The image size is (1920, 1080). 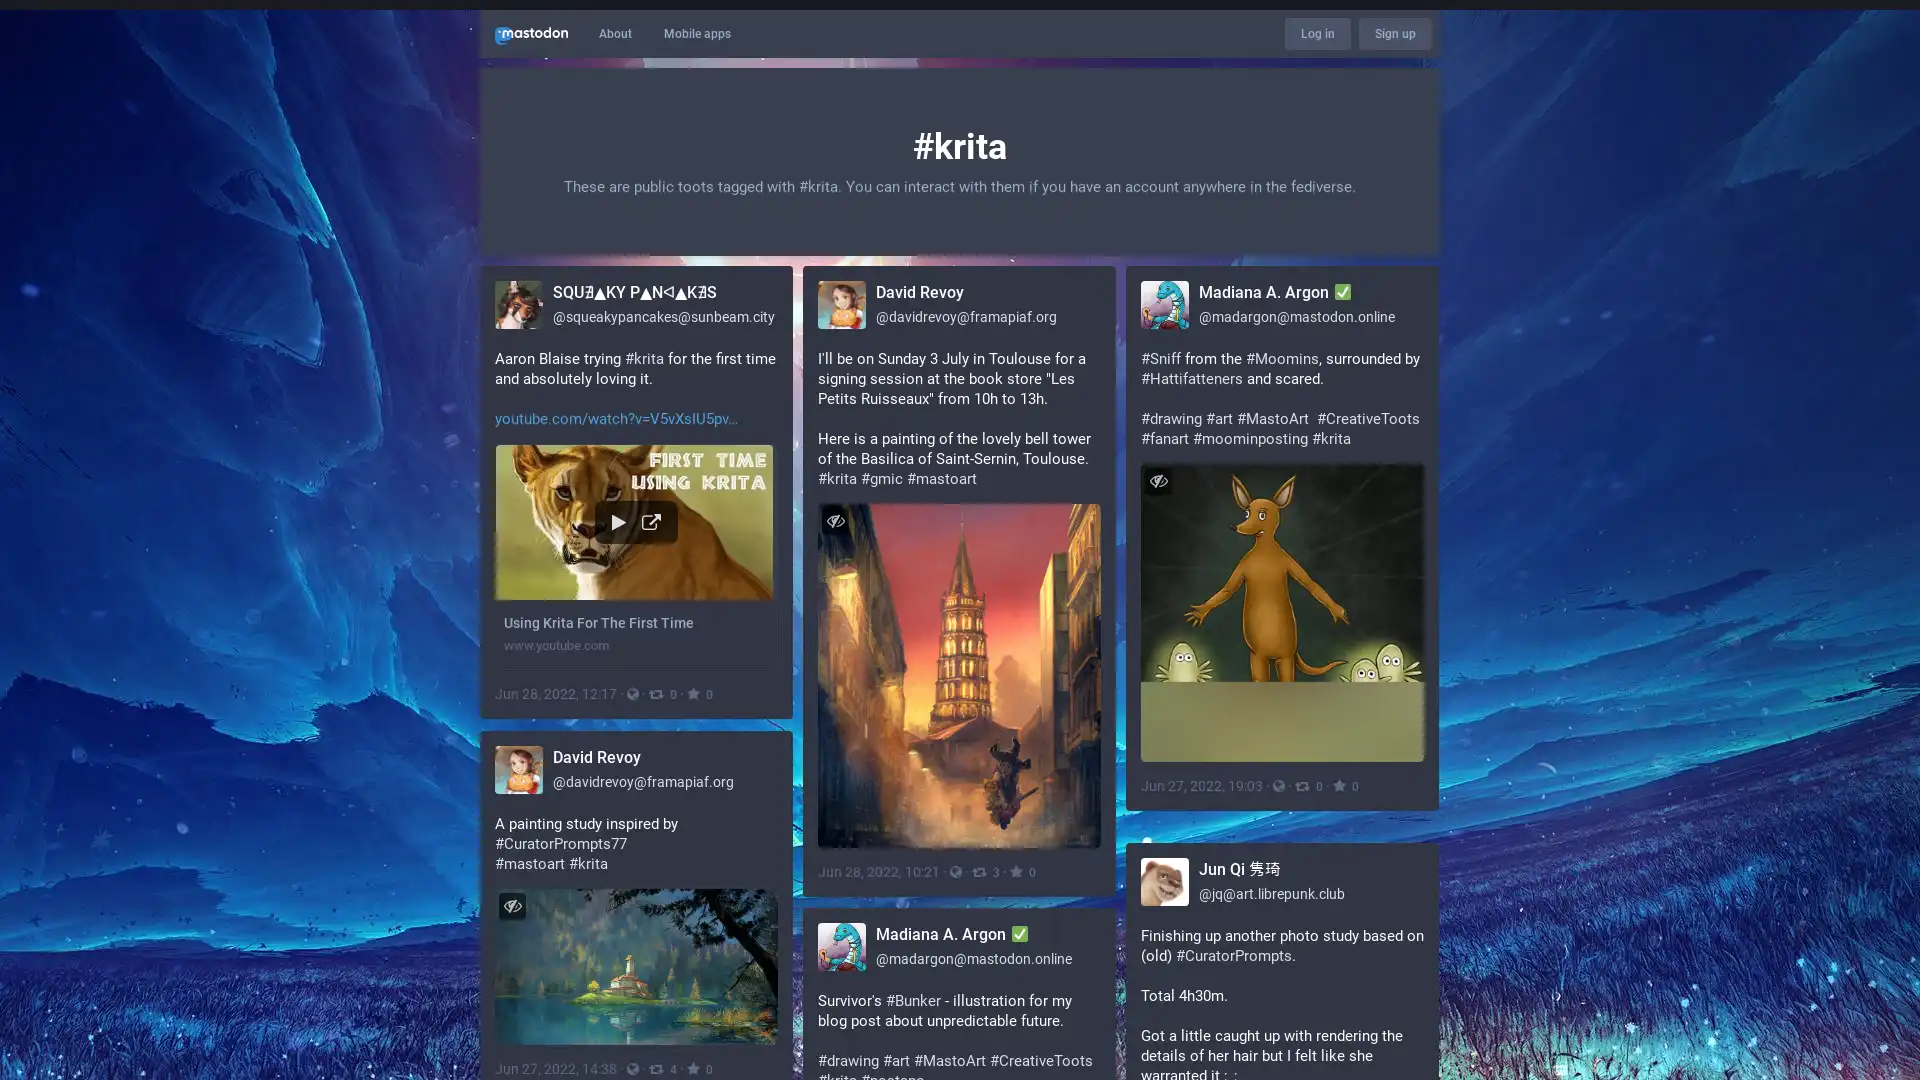 I want to click on Hide image, so click(x=1158, y=480).